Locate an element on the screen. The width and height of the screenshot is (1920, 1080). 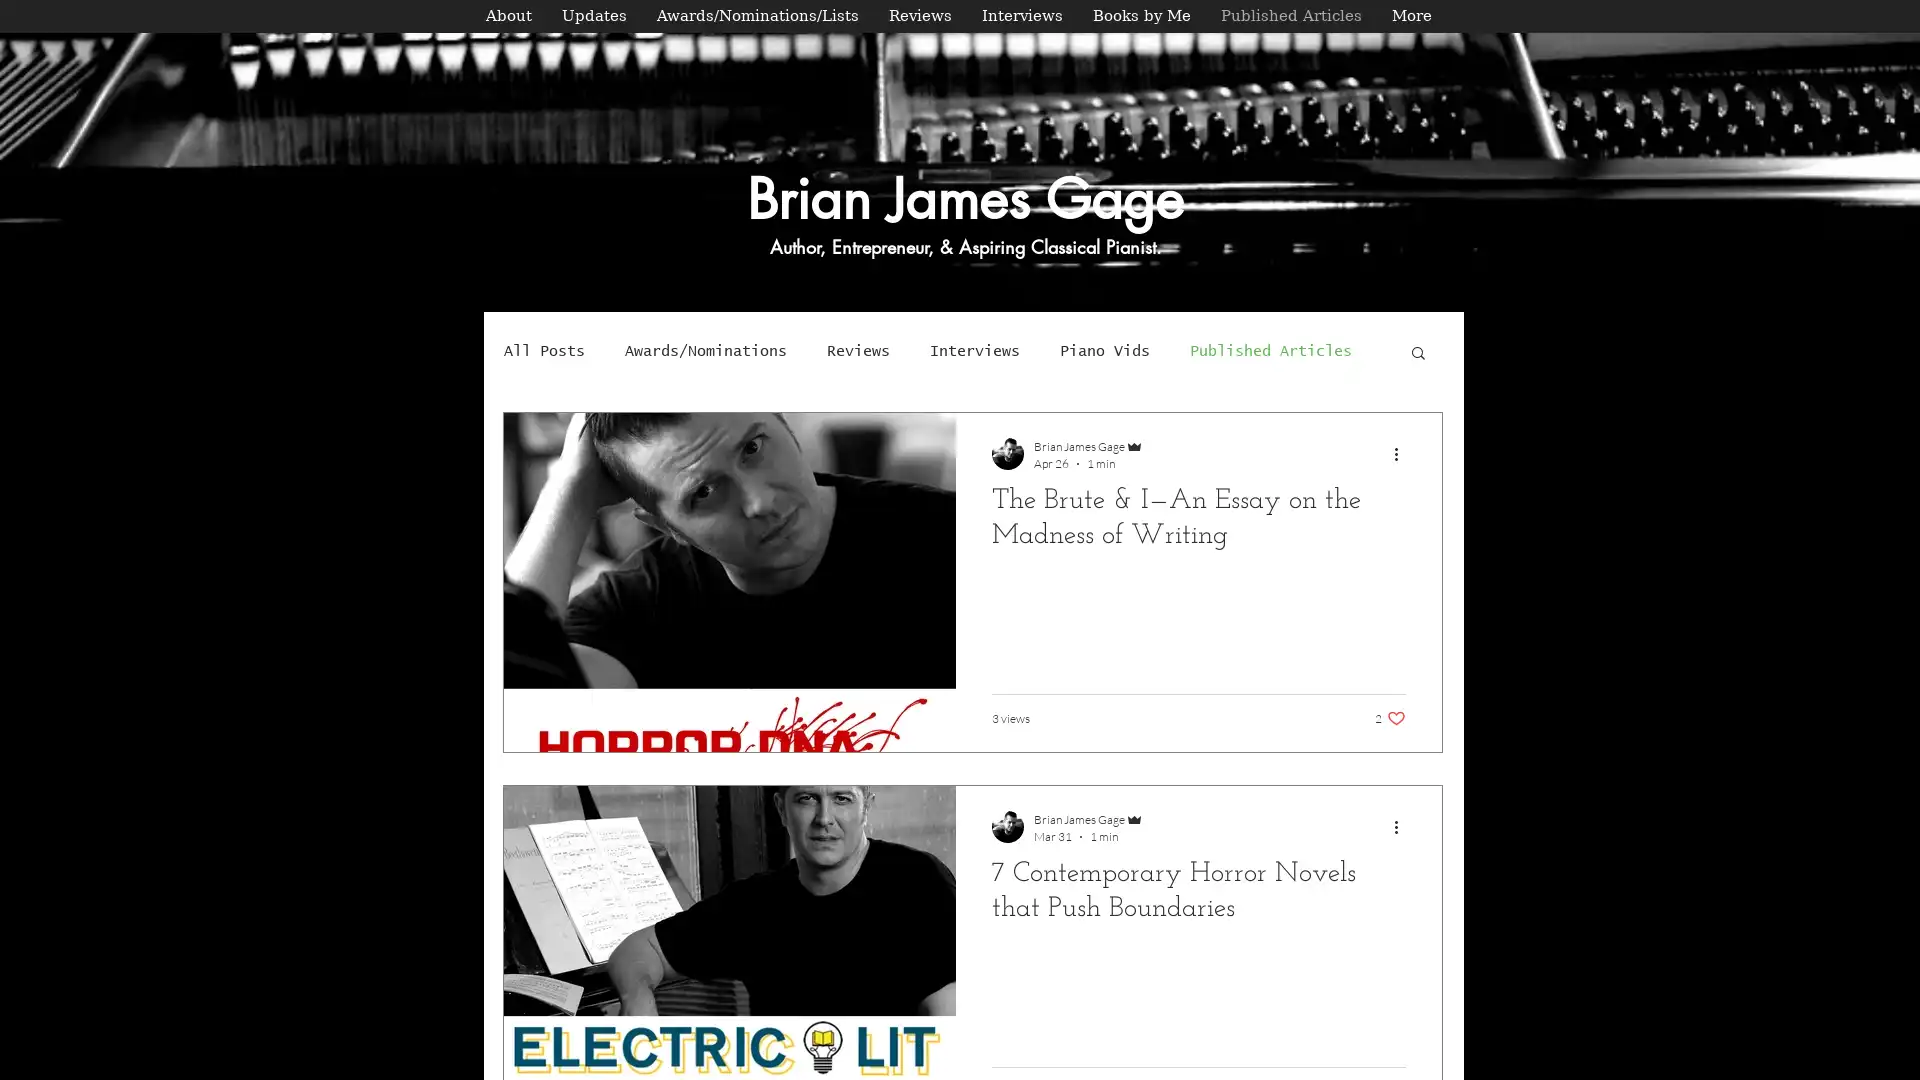
2 likes. Post not marked as liked is located at coordinates (1389, 717).